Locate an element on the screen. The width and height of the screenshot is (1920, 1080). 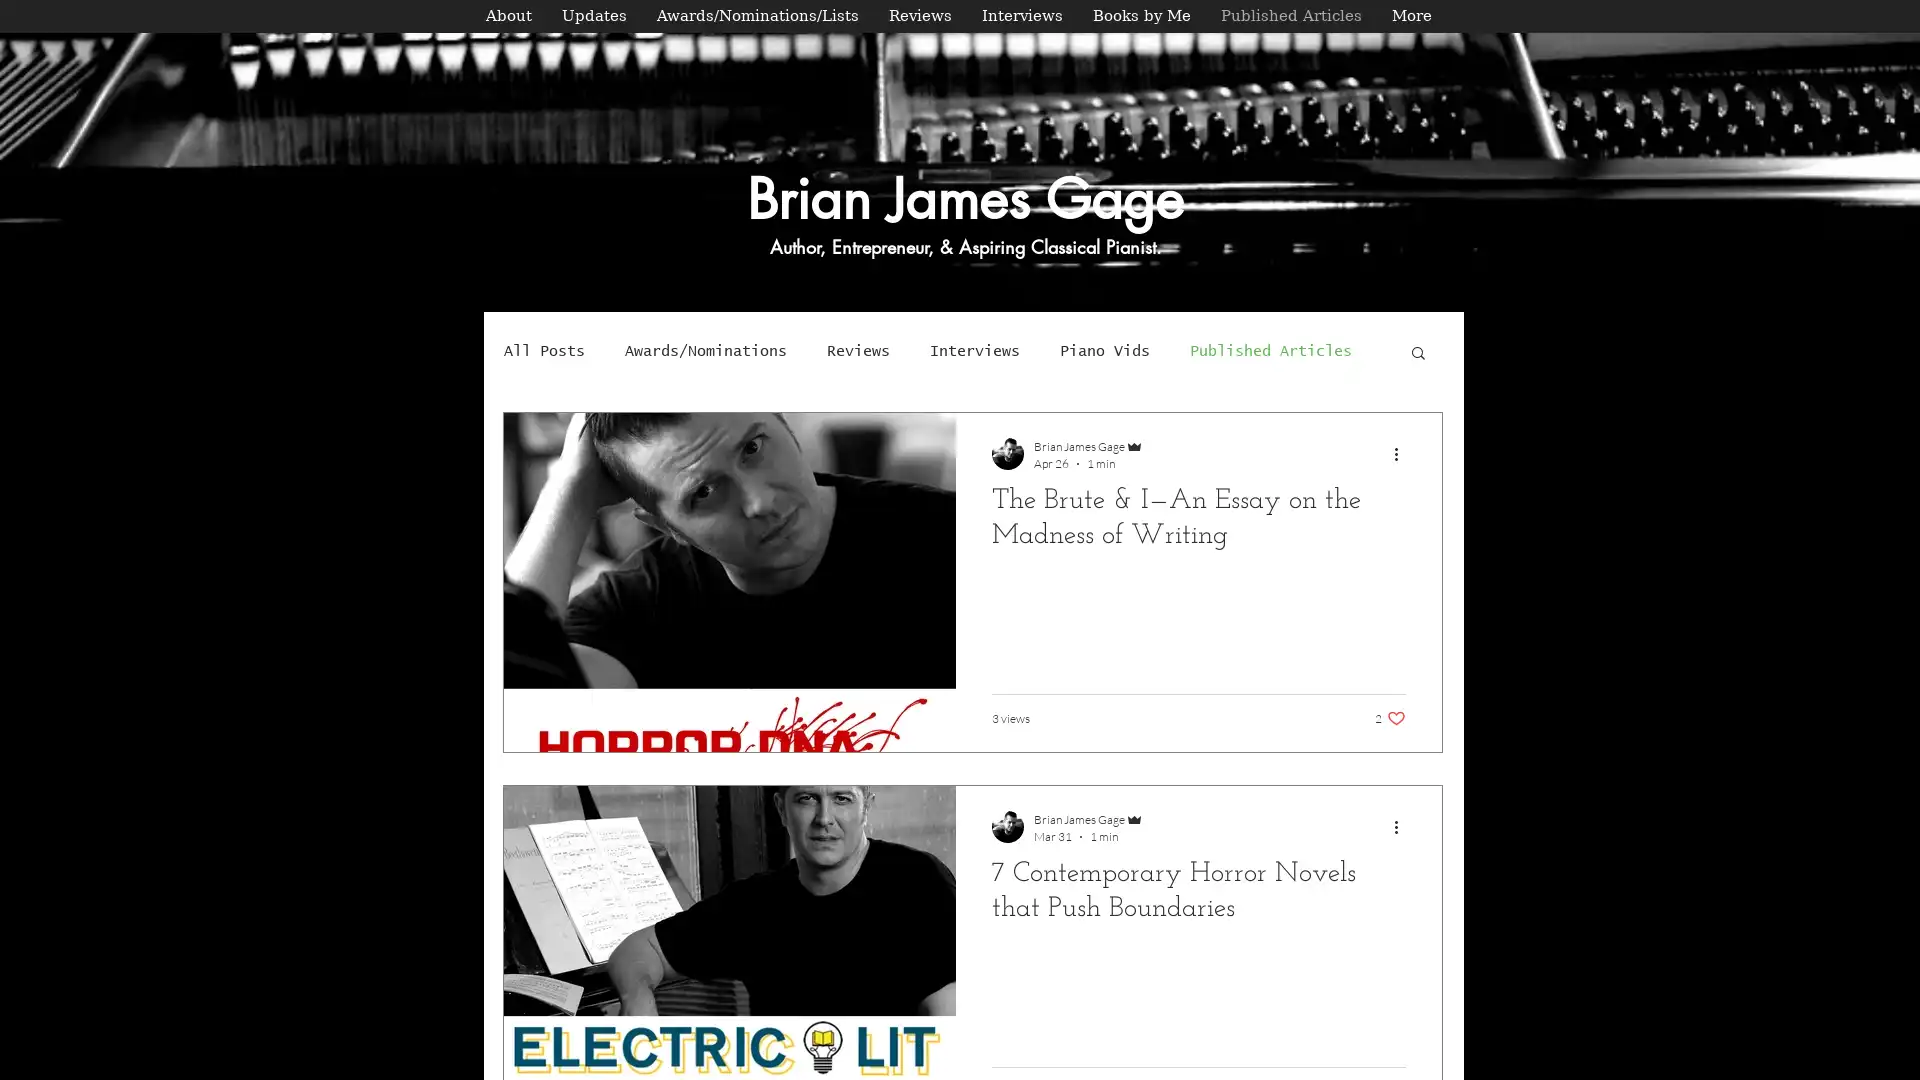
2 likes. Post not marked as liked is located at coordinates (1389, 717).